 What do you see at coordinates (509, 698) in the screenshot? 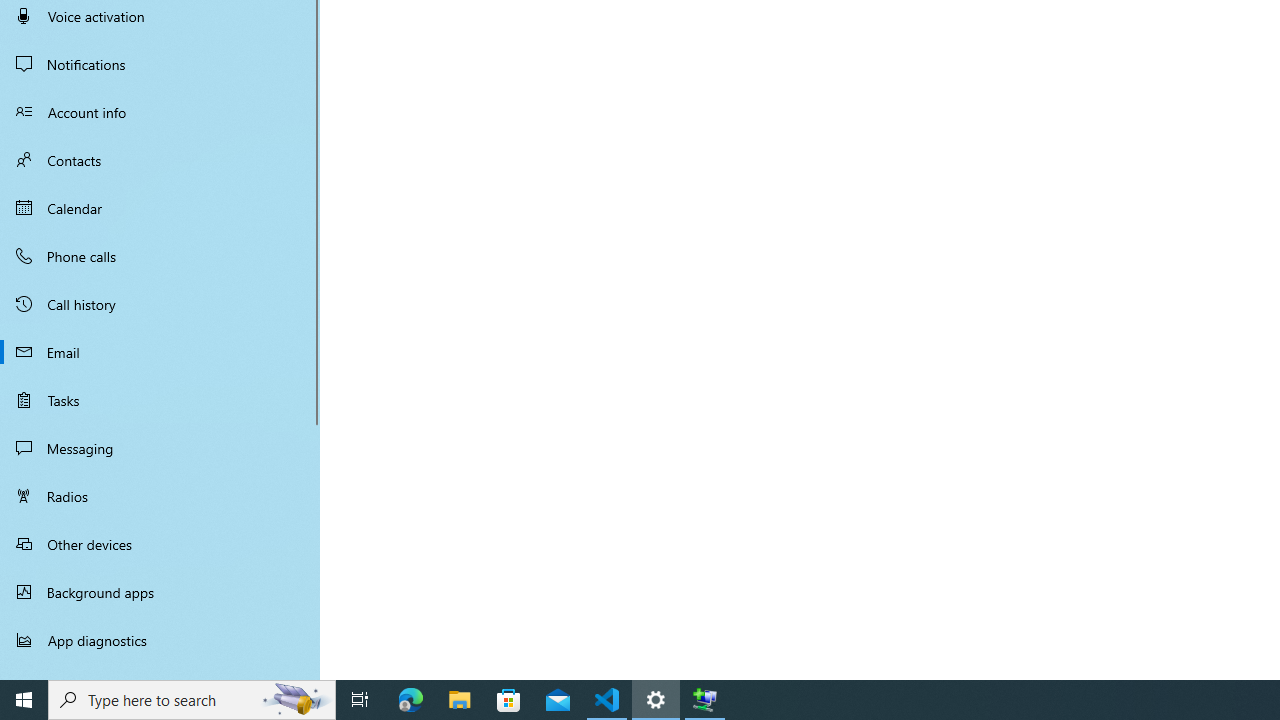
I see `'Microsoft Store'` at bounding box center [509, 698].